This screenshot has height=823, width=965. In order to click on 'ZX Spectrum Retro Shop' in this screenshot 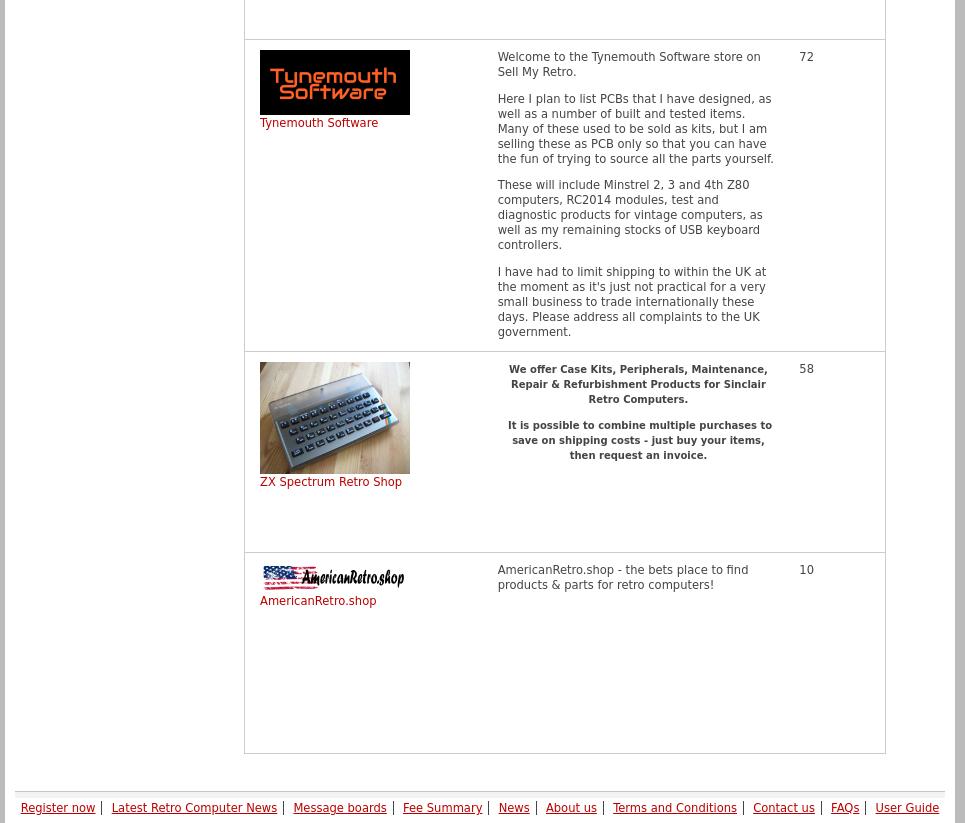, I will do `click(329, 481)`.